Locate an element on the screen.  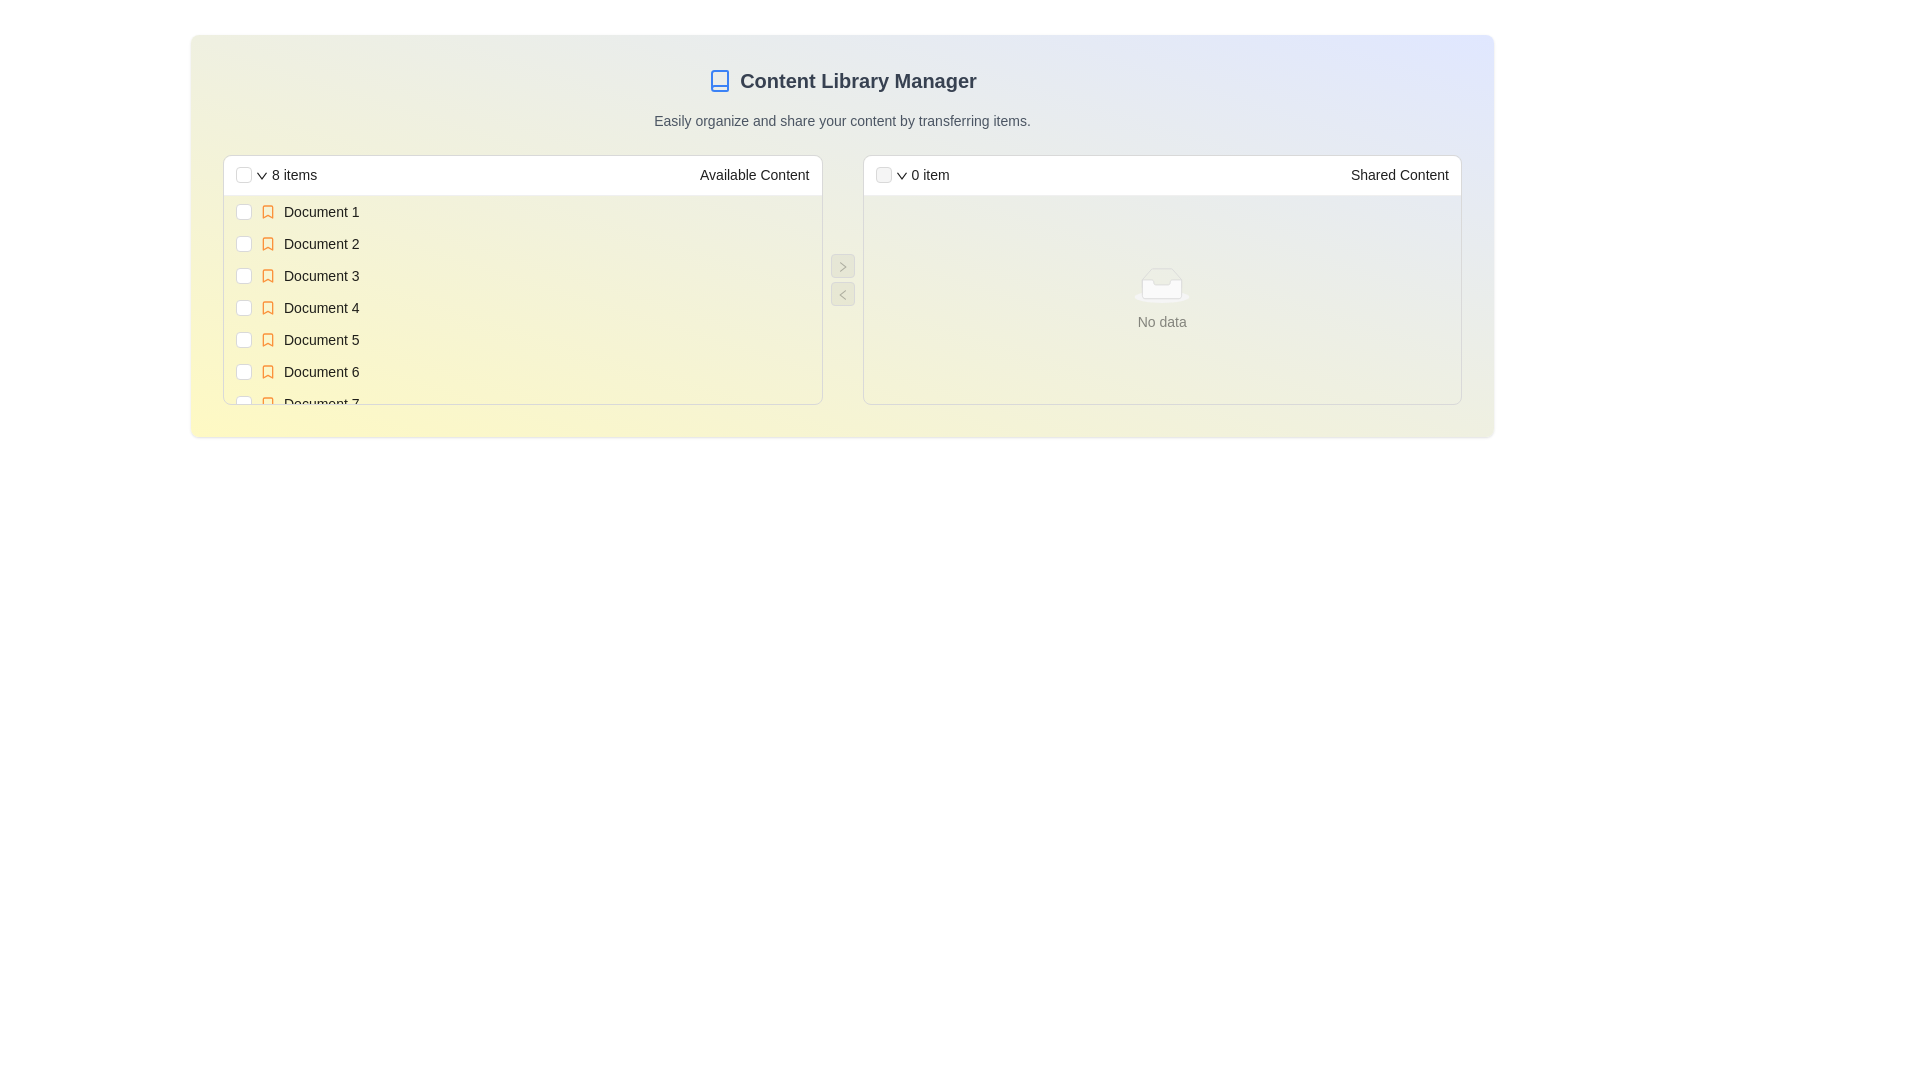
the 'No data' text label located in the 'Shared Content' section of the Content Library Manager interface is located at coordinates (1162, 320).